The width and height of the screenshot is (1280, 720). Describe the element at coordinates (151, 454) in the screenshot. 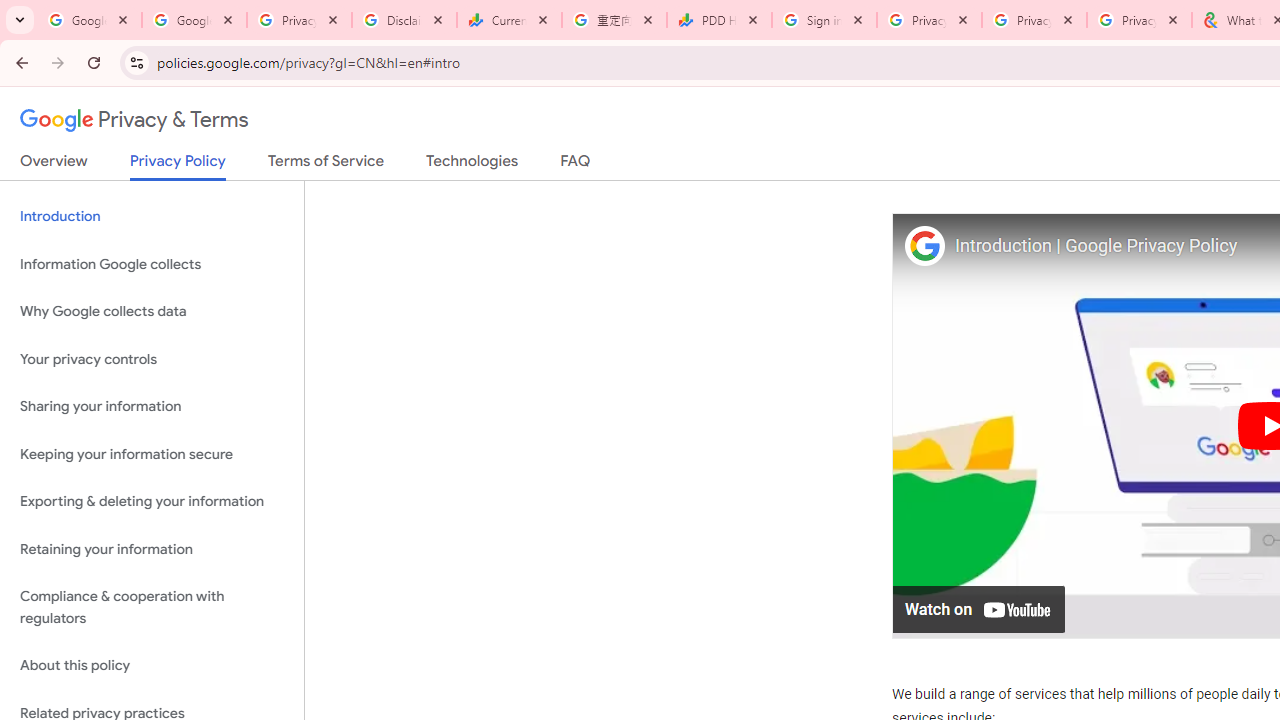

I see `'Keeping your information secure'` at that location.